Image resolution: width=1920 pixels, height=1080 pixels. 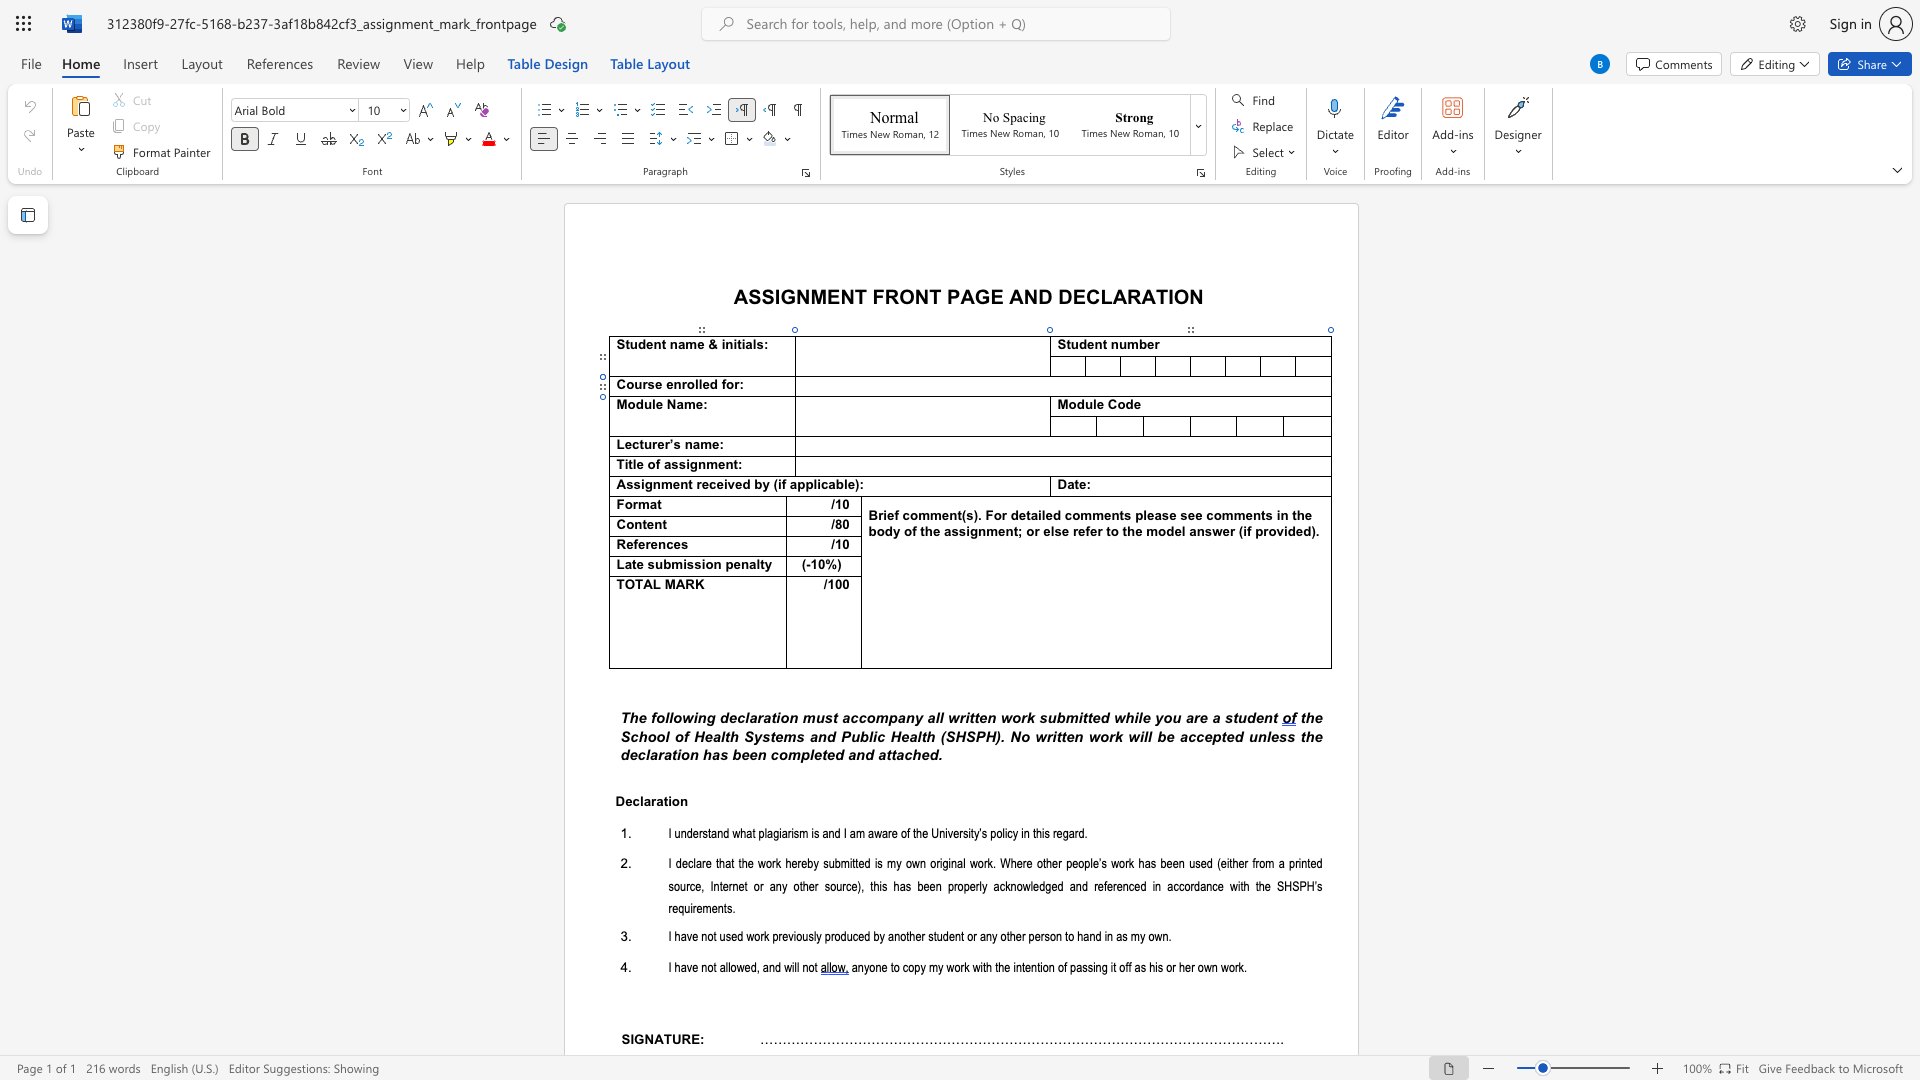 What do you see at coordinates (1079, 405) in the screenshot?
I see `the 1th character "d" in the text` at bounding box center [1079, 405].